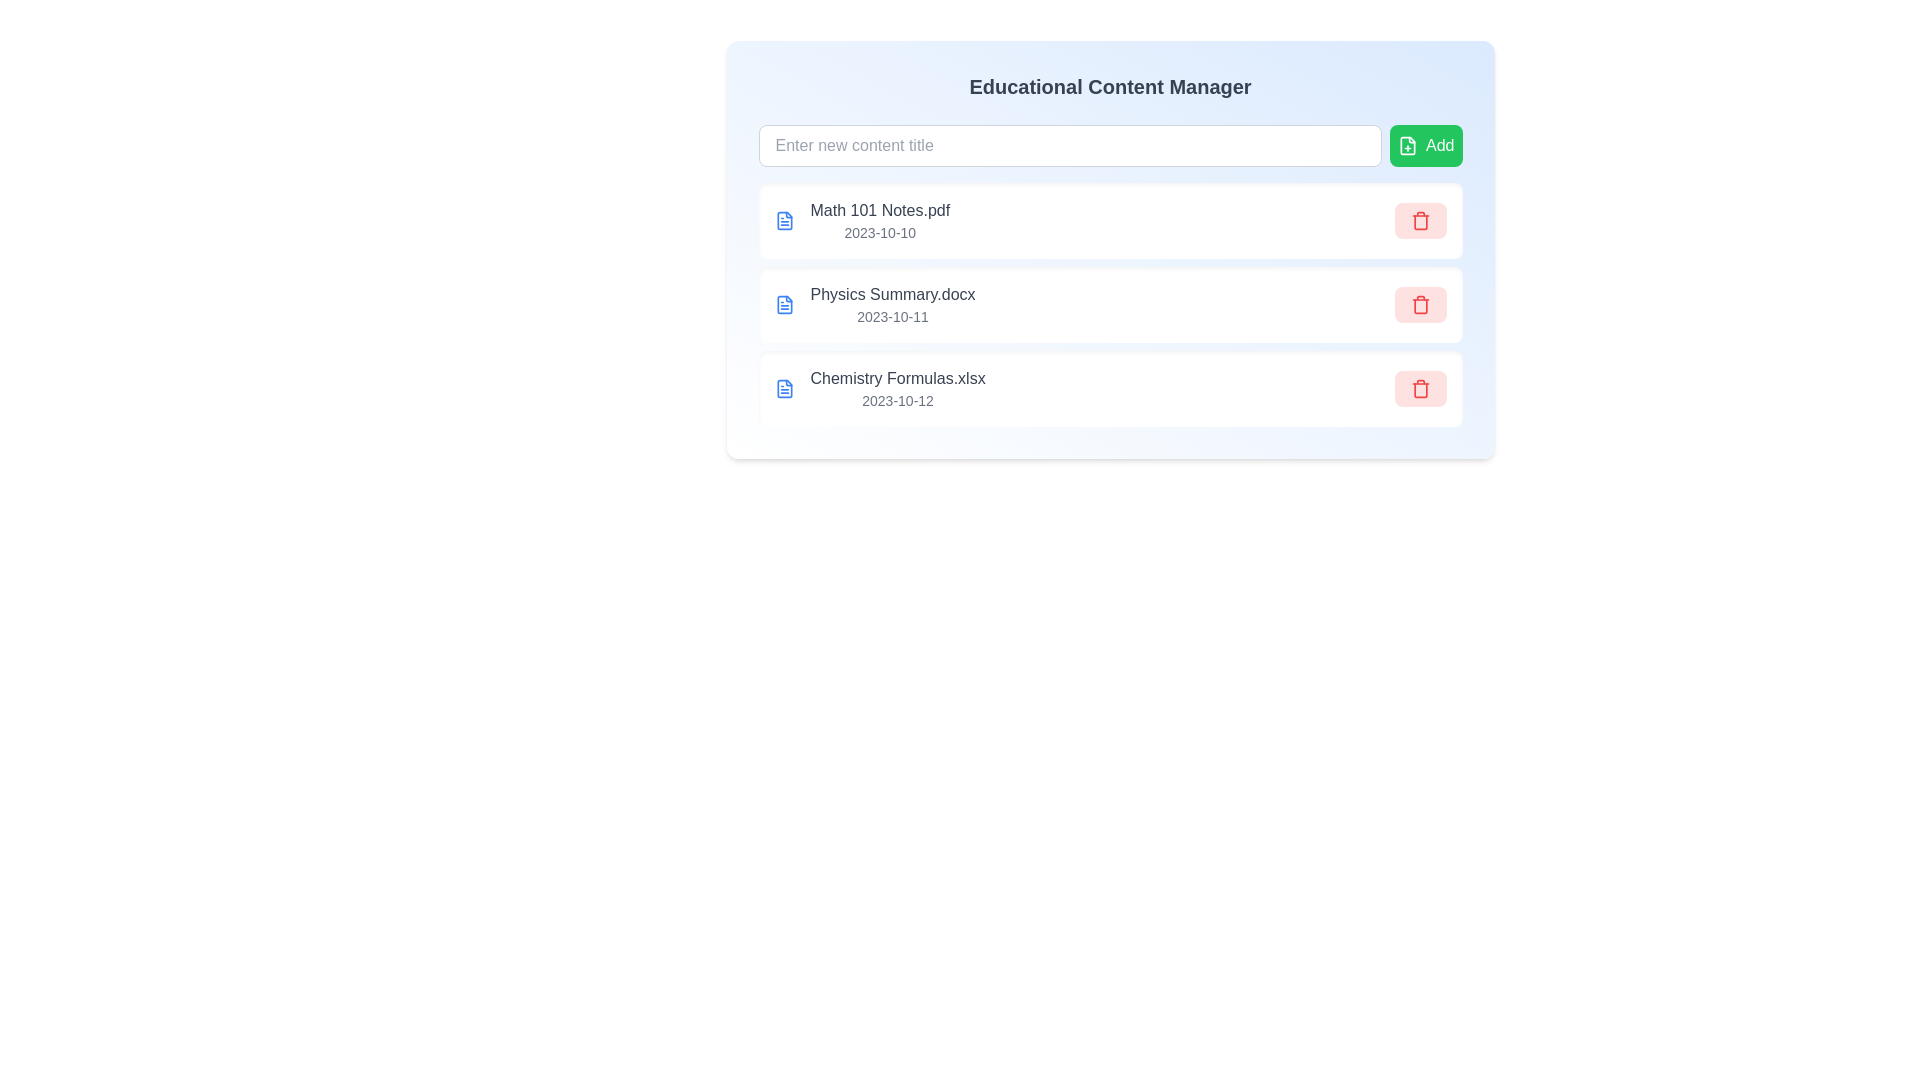 Image resolution: width=1920 pixels, height=1080 pixels. Describe the element at coordinates (880, 220) in the screenshot. I see `the first list item labeled 'Math 101 Notes.pdf'` at that location.